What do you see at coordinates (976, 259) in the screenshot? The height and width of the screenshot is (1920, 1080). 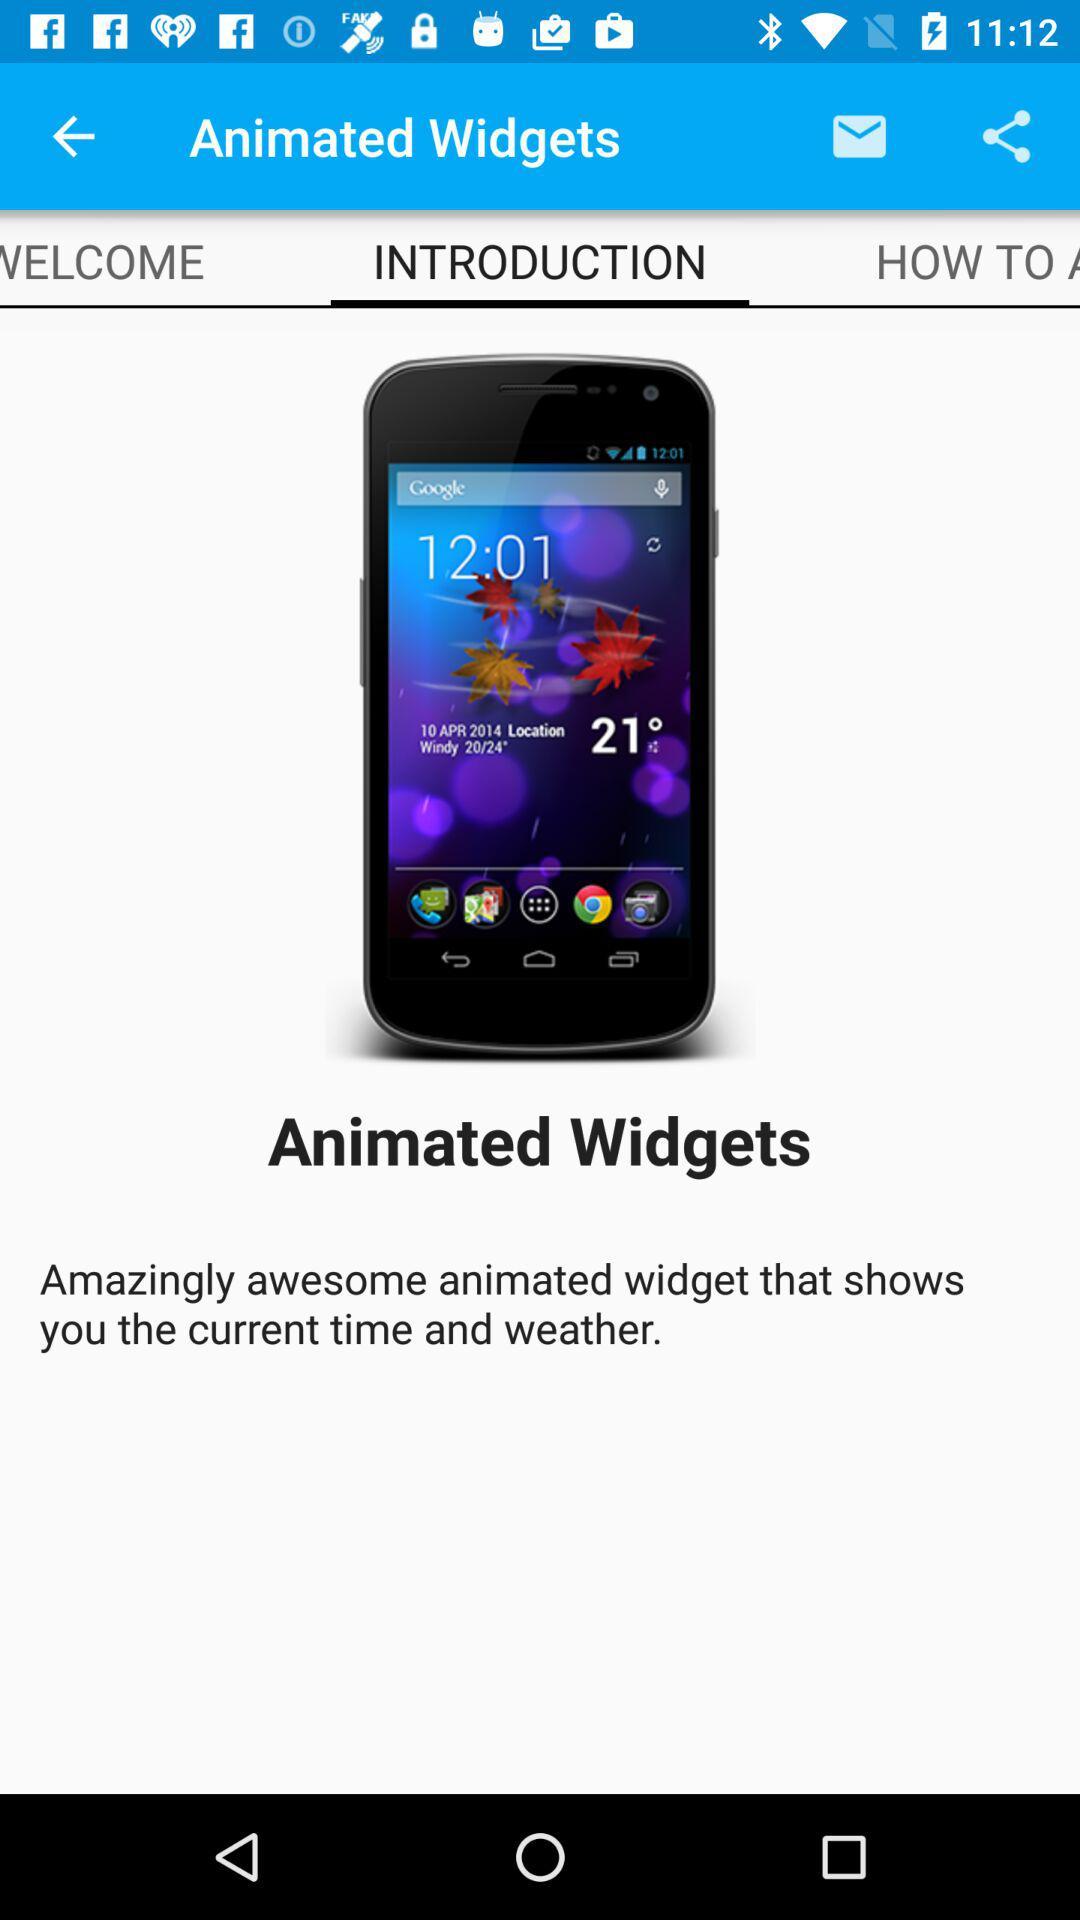 I see `item above amazingly awesome animated` at bounding box center [976, 259].